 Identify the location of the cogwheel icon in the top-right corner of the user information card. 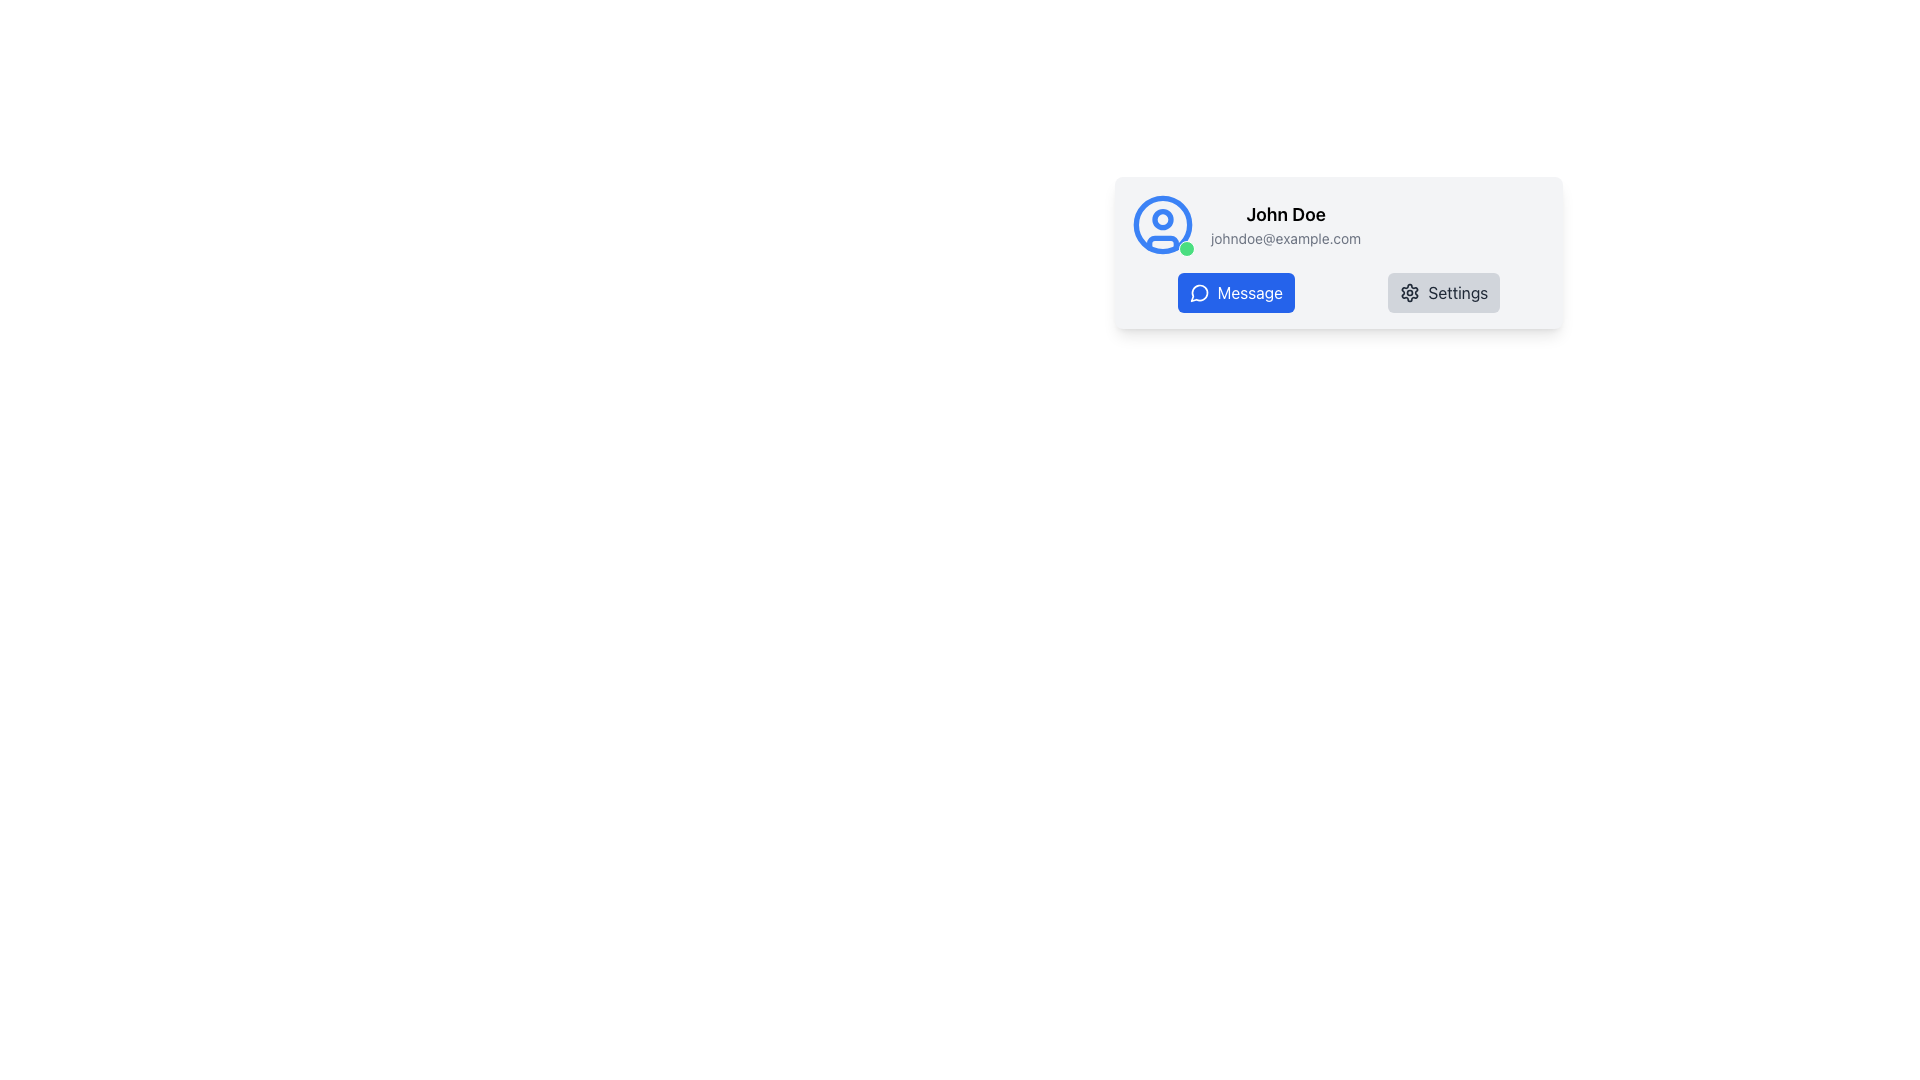
(1409, 293).